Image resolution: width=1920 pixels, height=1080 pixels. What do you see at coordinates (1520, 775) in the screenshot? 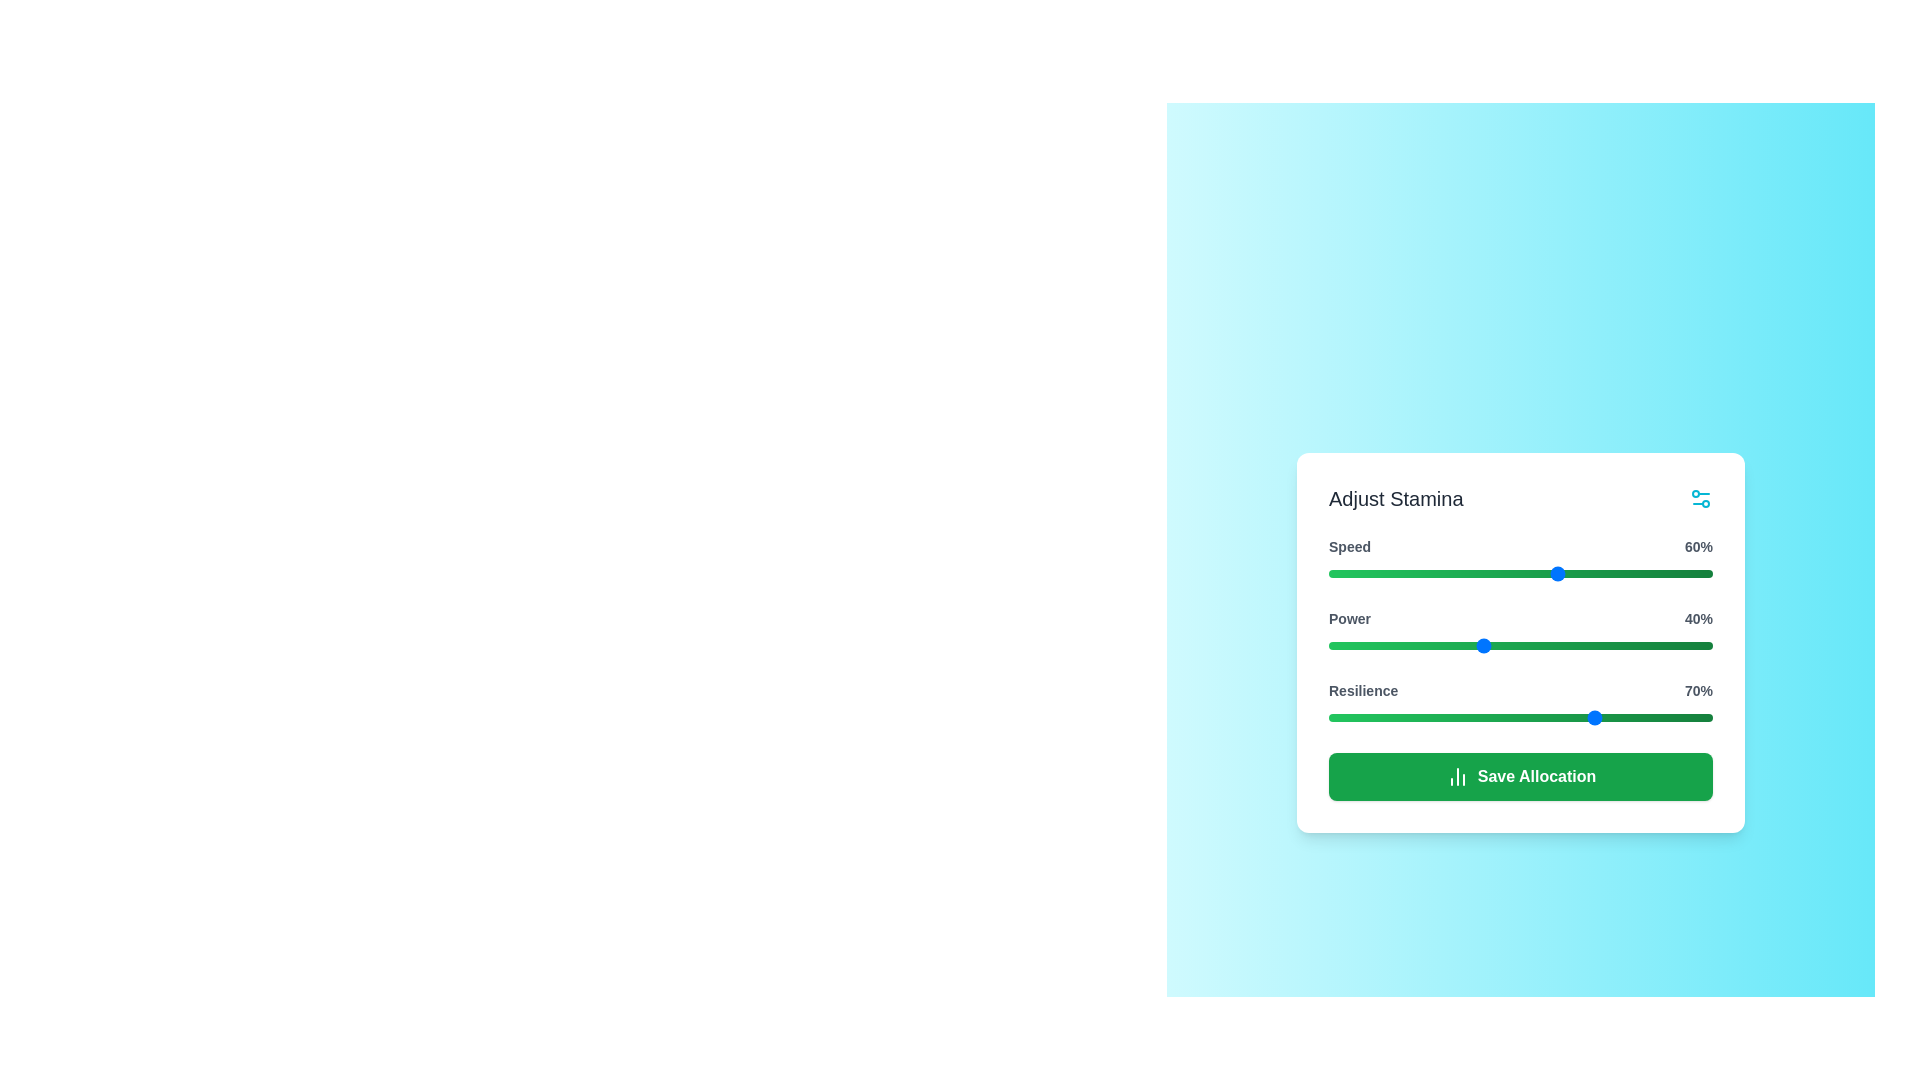
I see `'Save Allocation' button to save the current stamina allocation` at bounding box center [1520, 775].